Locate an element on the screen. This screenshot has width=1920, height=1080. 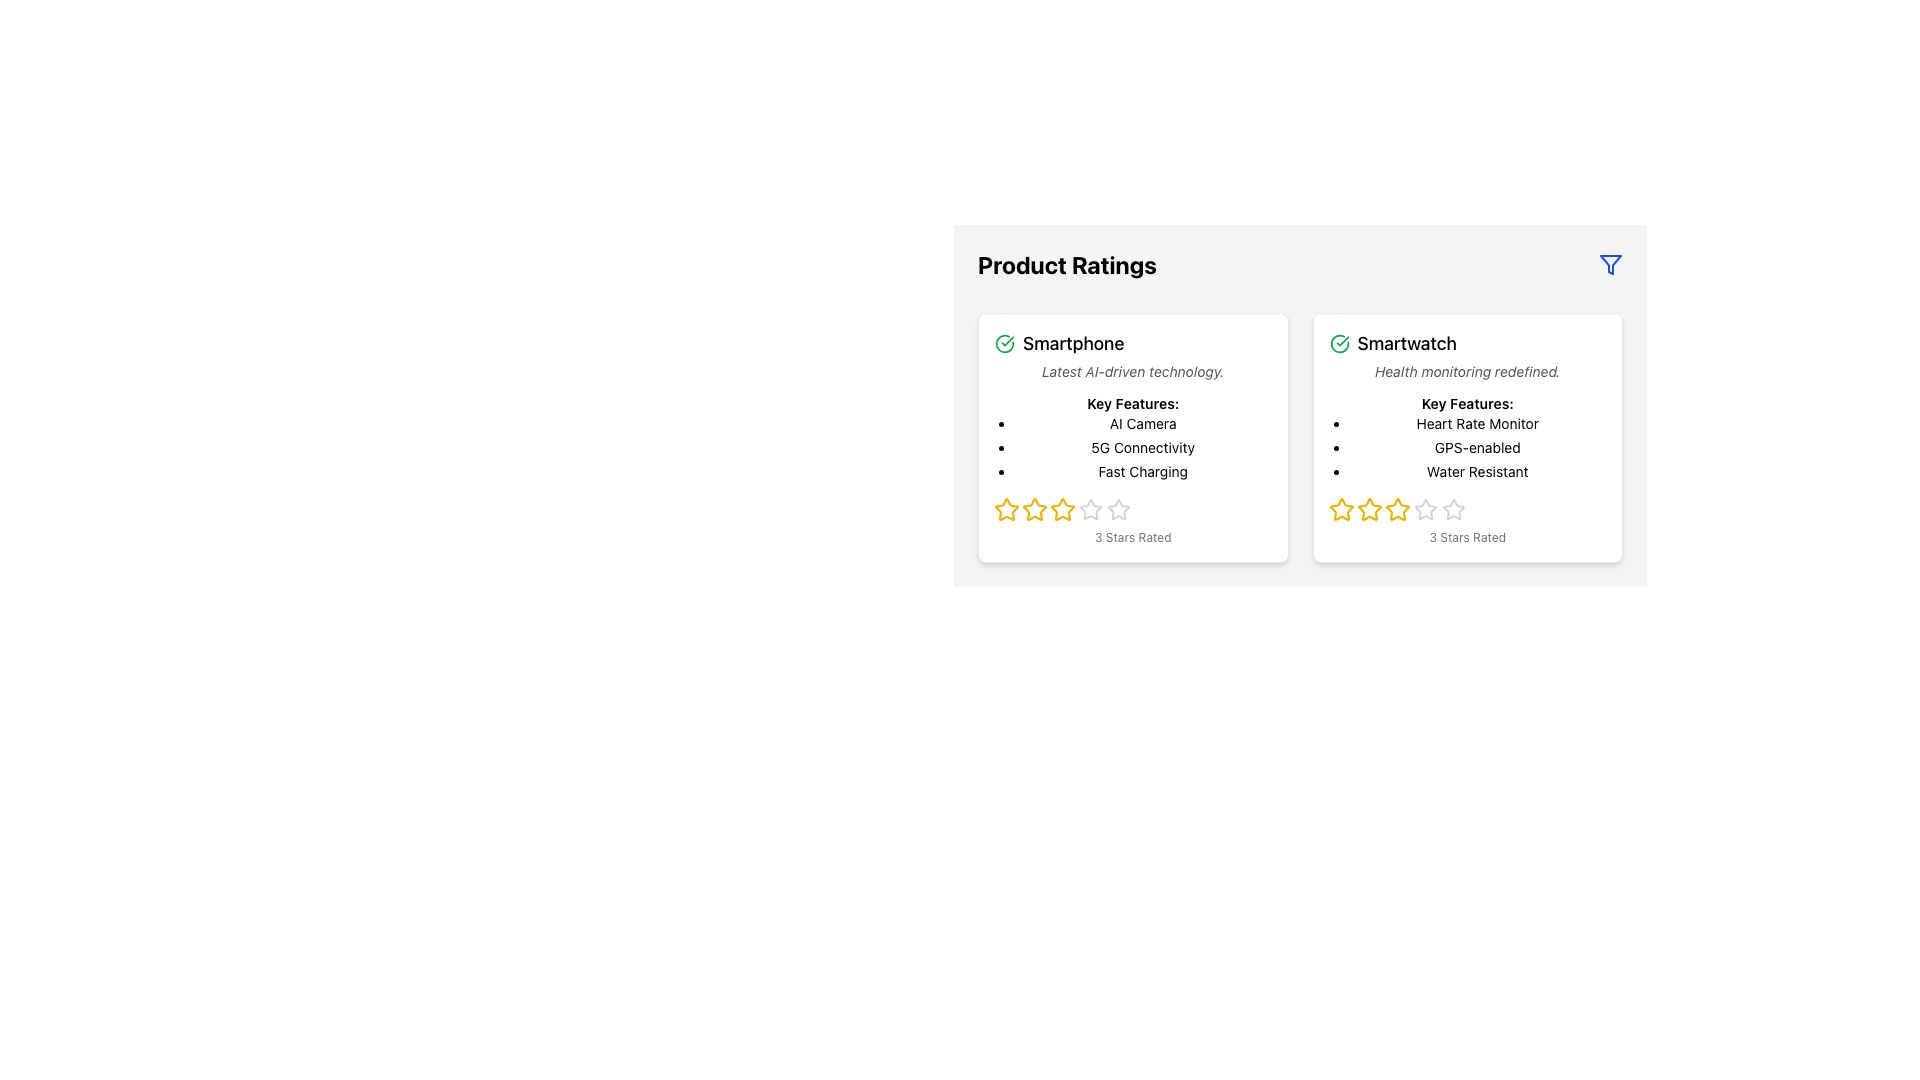
the 'Heart Rate Monitor' text label, which is the first item in the list of key features for the smartwatch, located under the 'Key Features:' heading is located at coordinates (1477, 423).